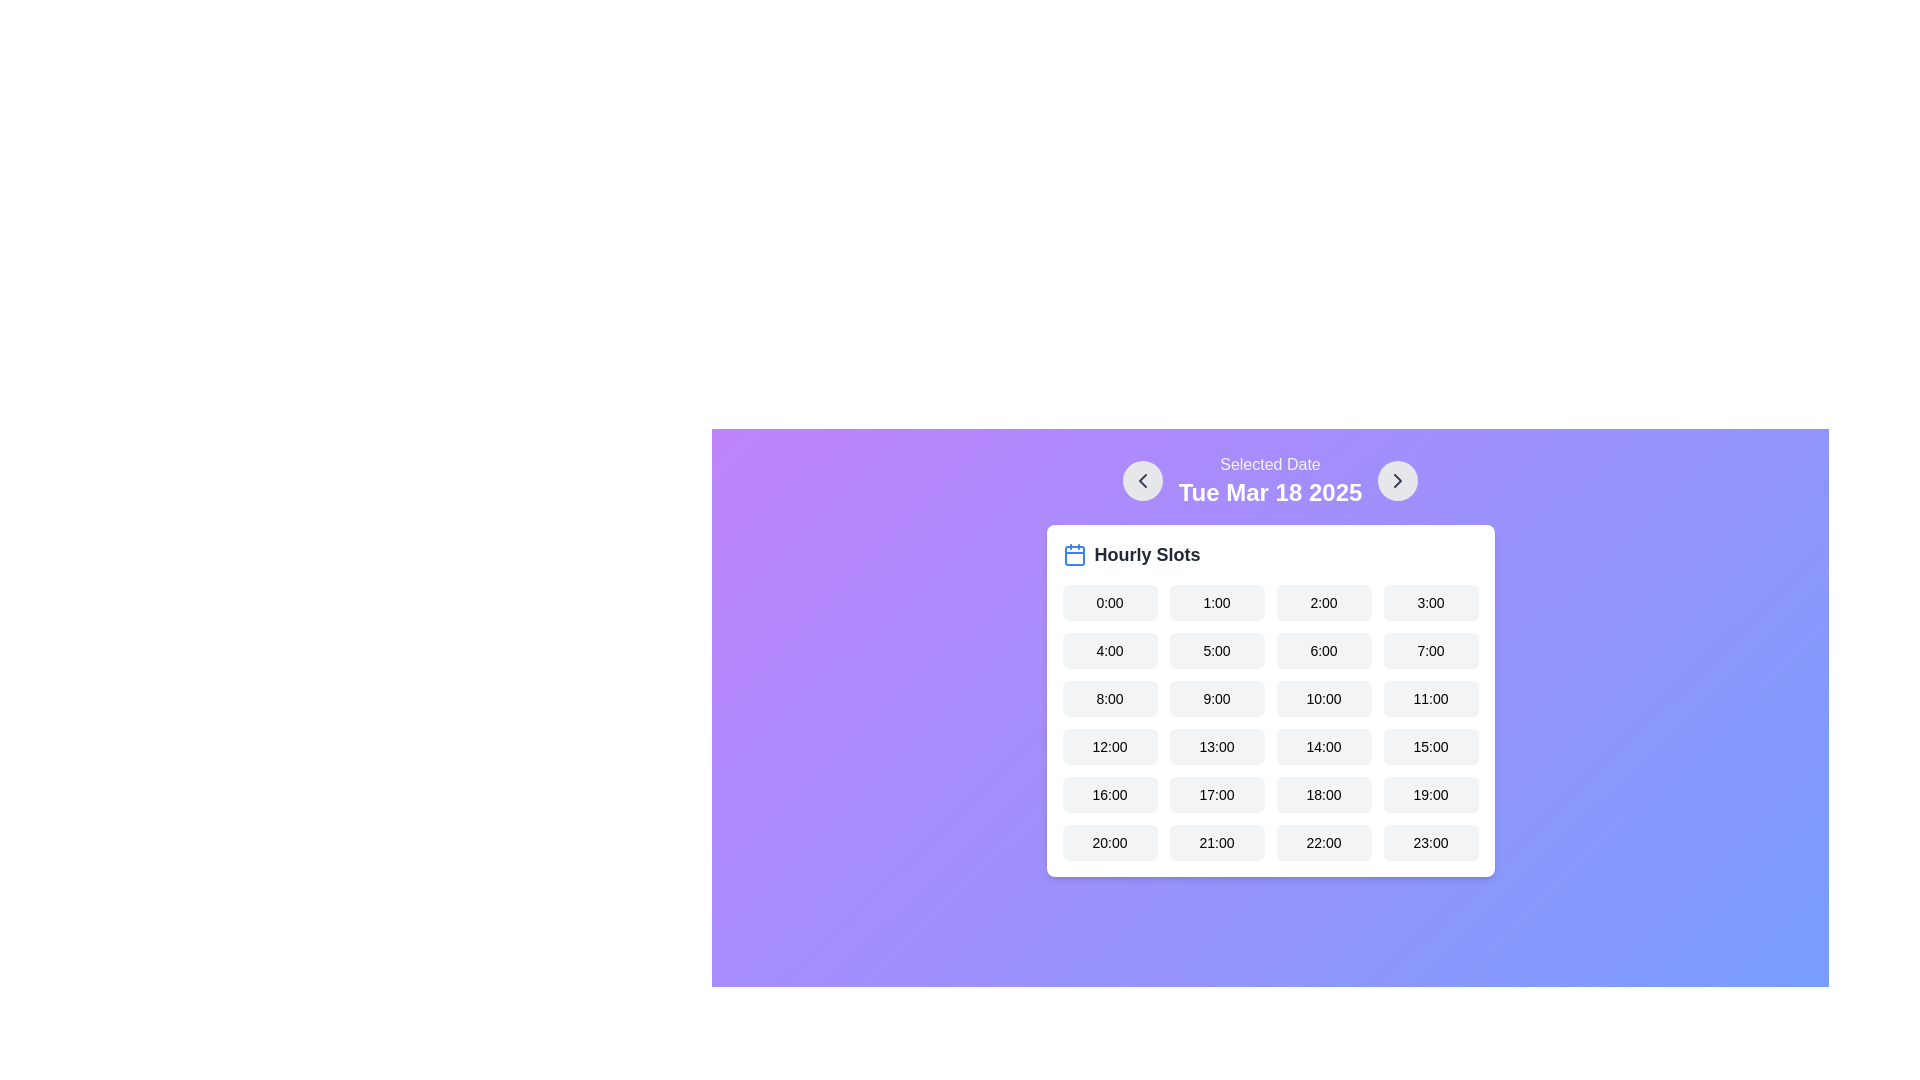 This screenshot has width=1920, height=1080. I want to click on the small rectangular button with rounded corners and a light grey background displaying '5:00' in black, located in the second row and second column of a grid of time options, so click(1216, 651).